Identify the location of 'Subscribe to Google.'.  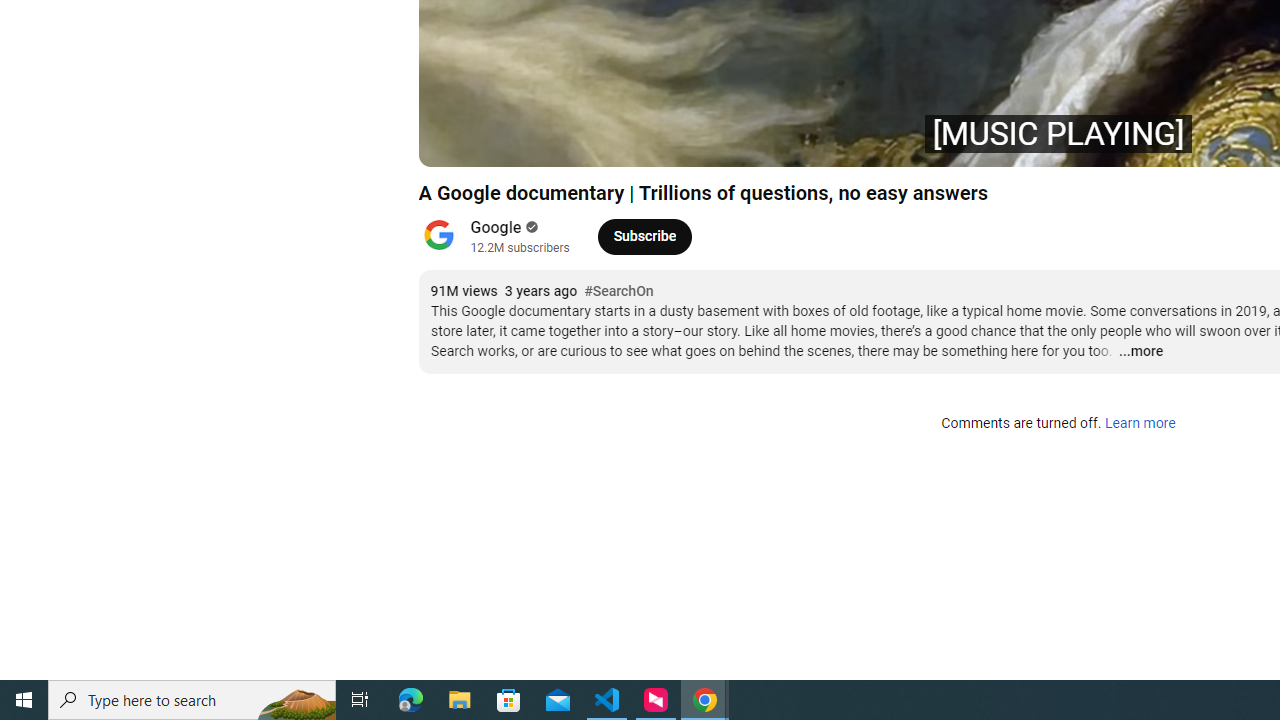
(644, 235).